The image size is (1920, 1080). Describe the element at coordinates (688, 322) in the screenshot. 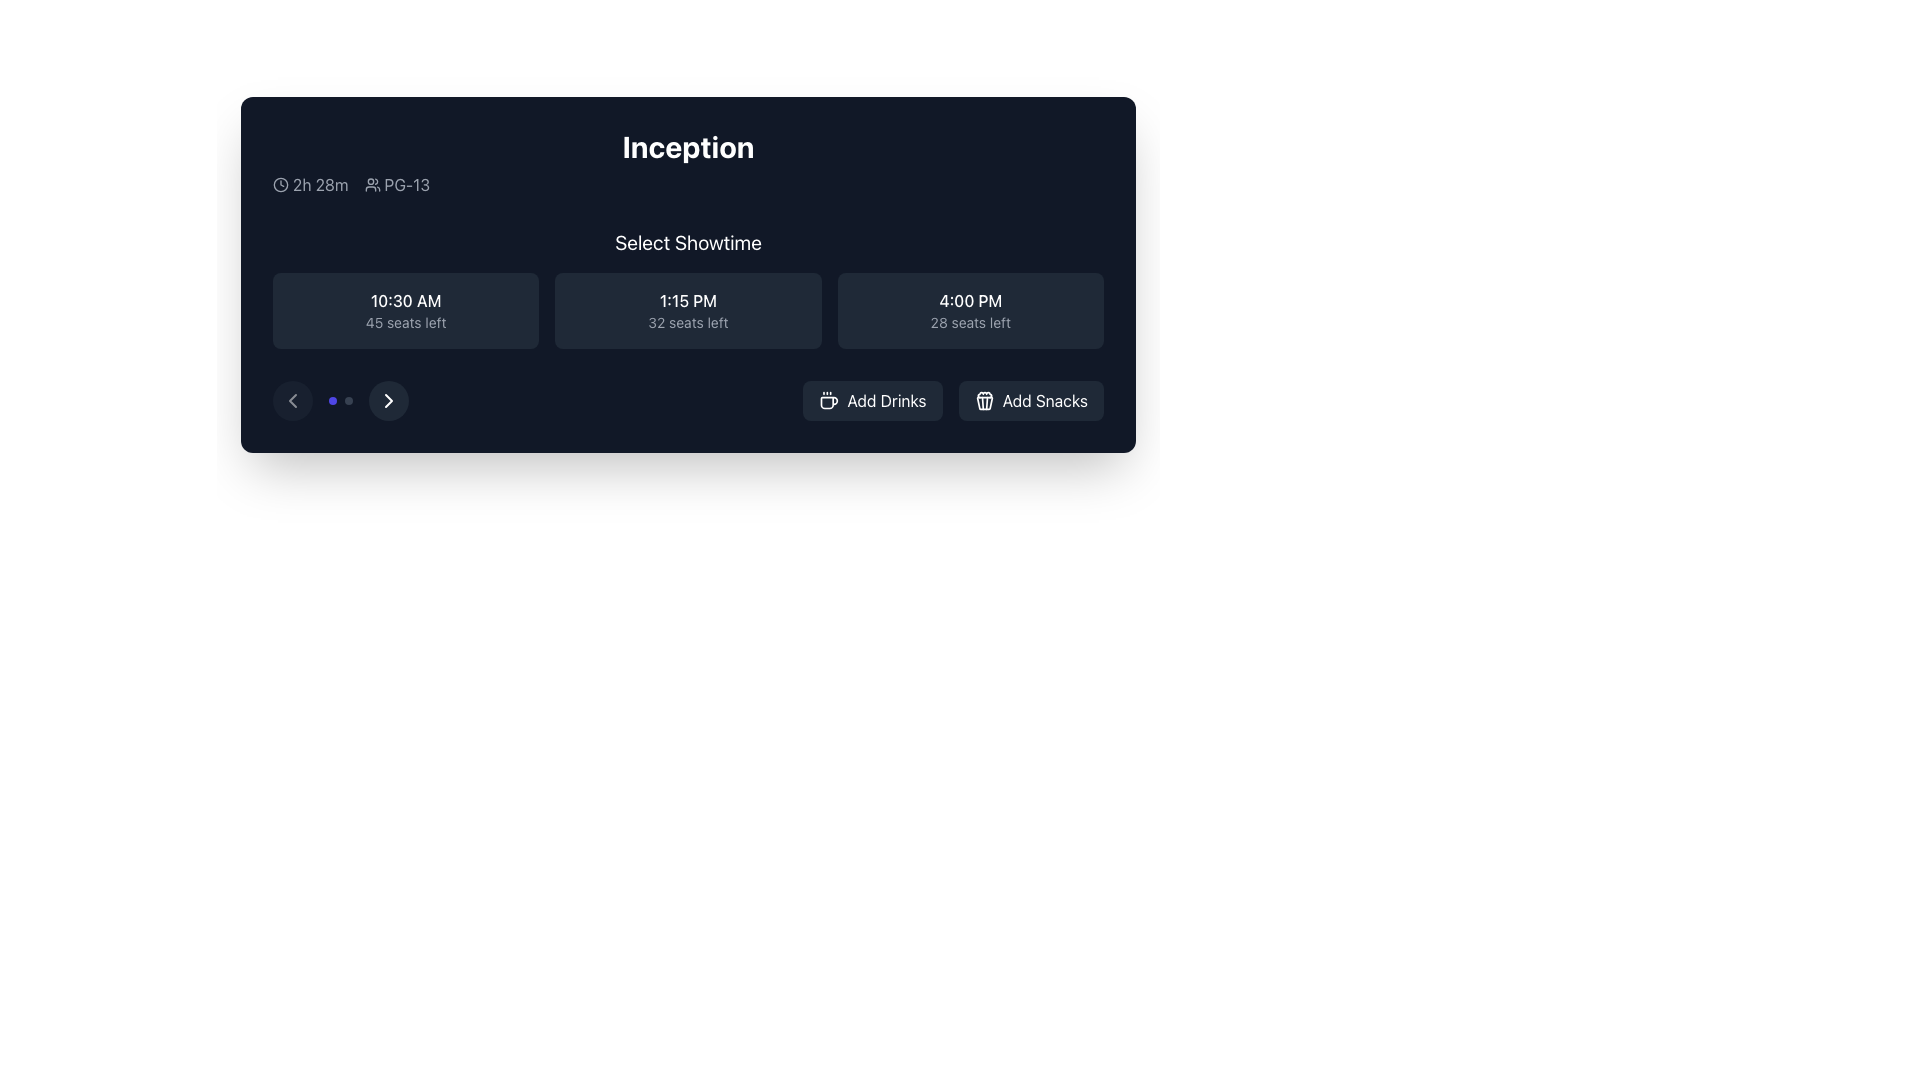

I see `the text label displaying '32 seats left', which is styled in a small light gray font on a dark background and located below the '1:15 PM' text in the 'Select Showtime' section` at that location.